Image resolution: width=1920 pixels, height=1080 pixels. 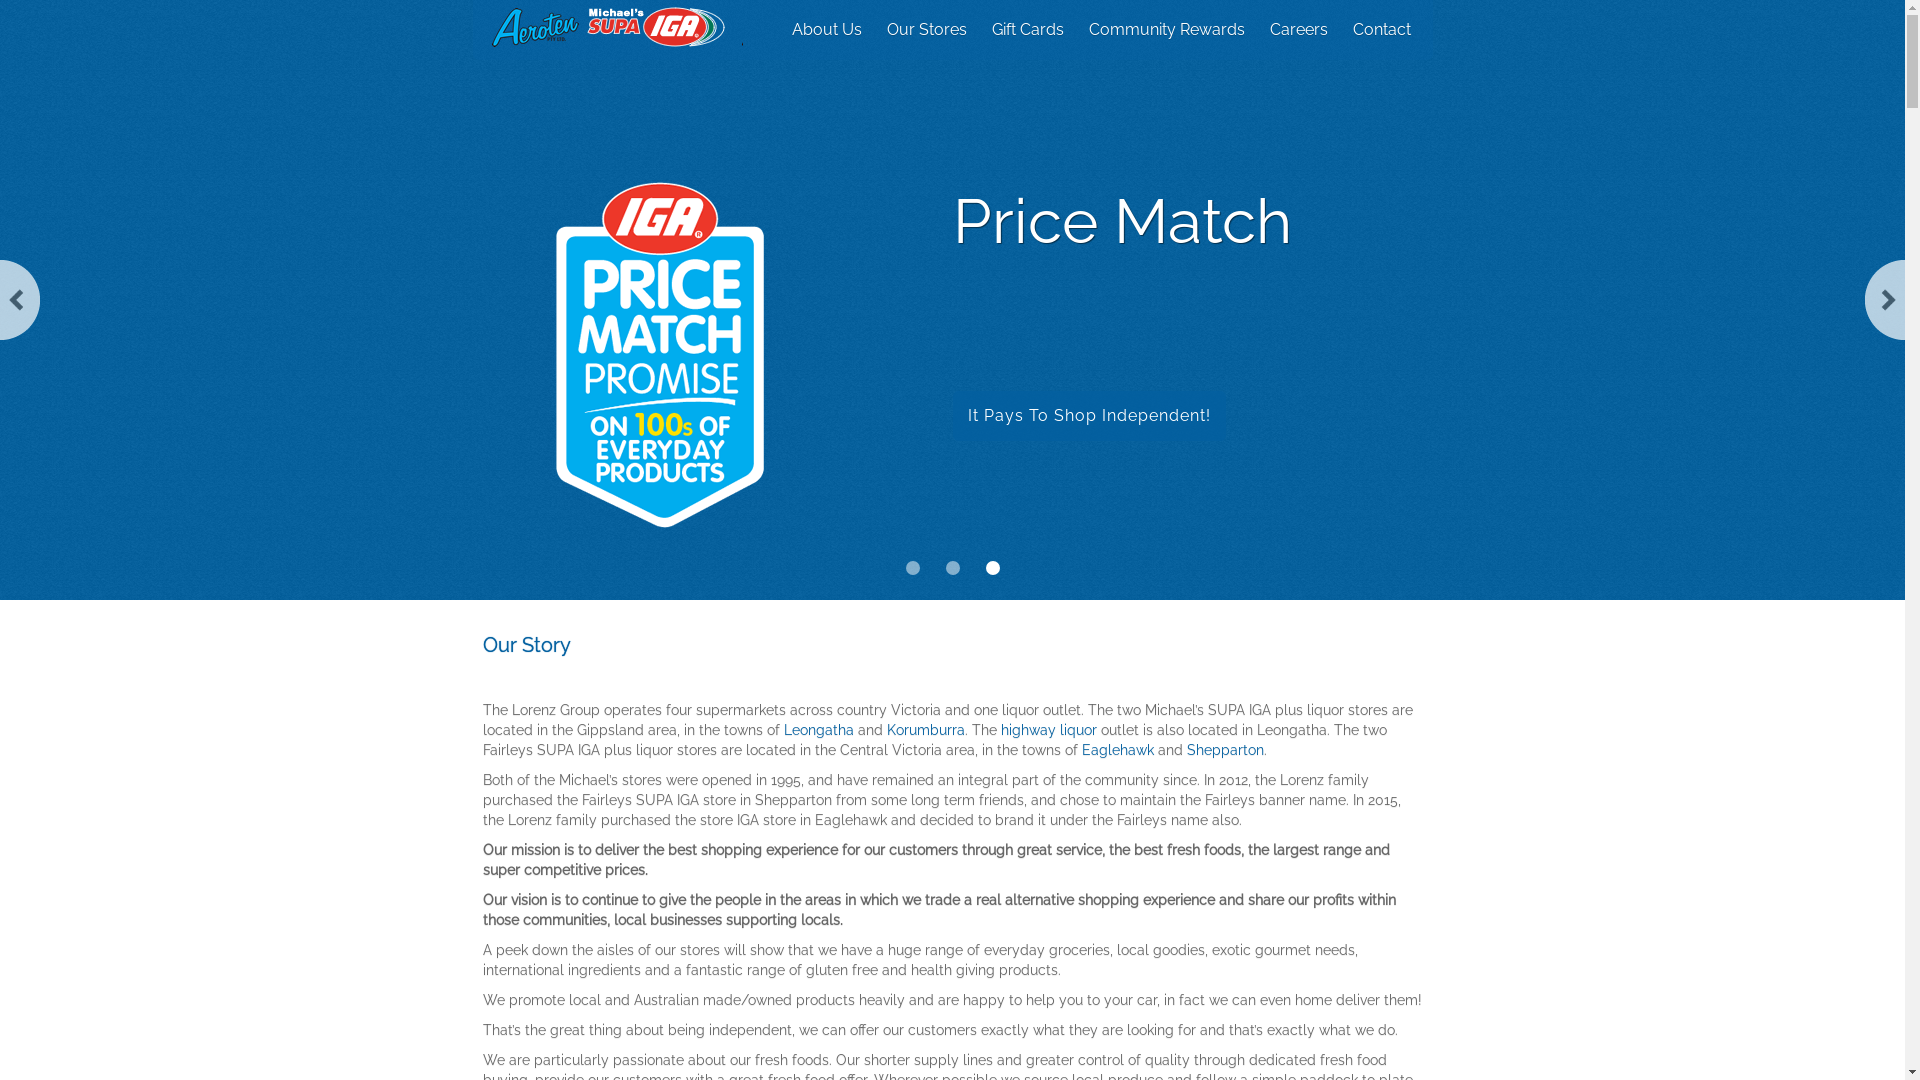 I want to click on 'Shepparton', so click(x=1223, y=749).